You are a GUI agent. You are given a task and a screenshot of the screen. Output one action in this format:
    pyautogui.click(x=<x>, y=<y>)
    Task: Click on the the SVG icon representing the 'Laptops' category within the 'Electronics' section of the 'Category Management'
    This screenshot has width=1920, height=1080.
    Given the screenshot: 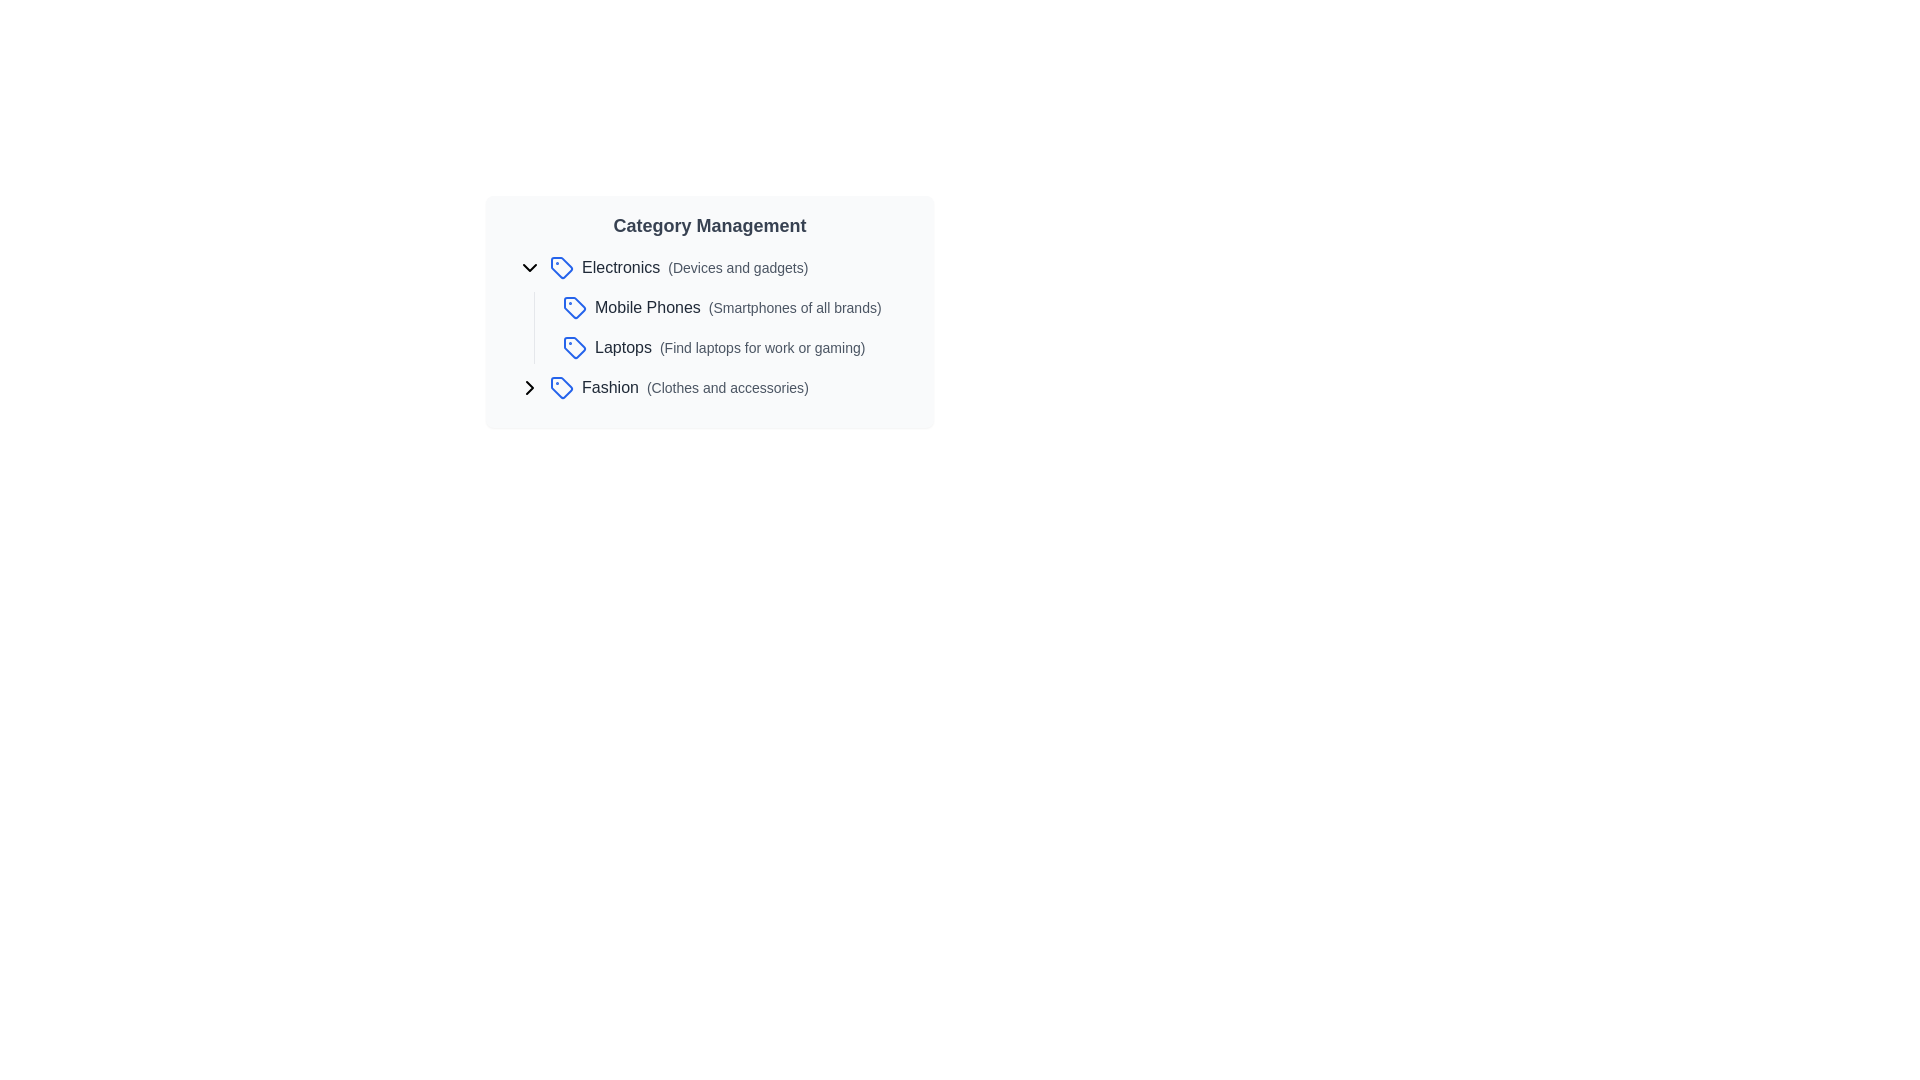 What is the action you would take?
    pyautogui.click(x=574, y=346)
    